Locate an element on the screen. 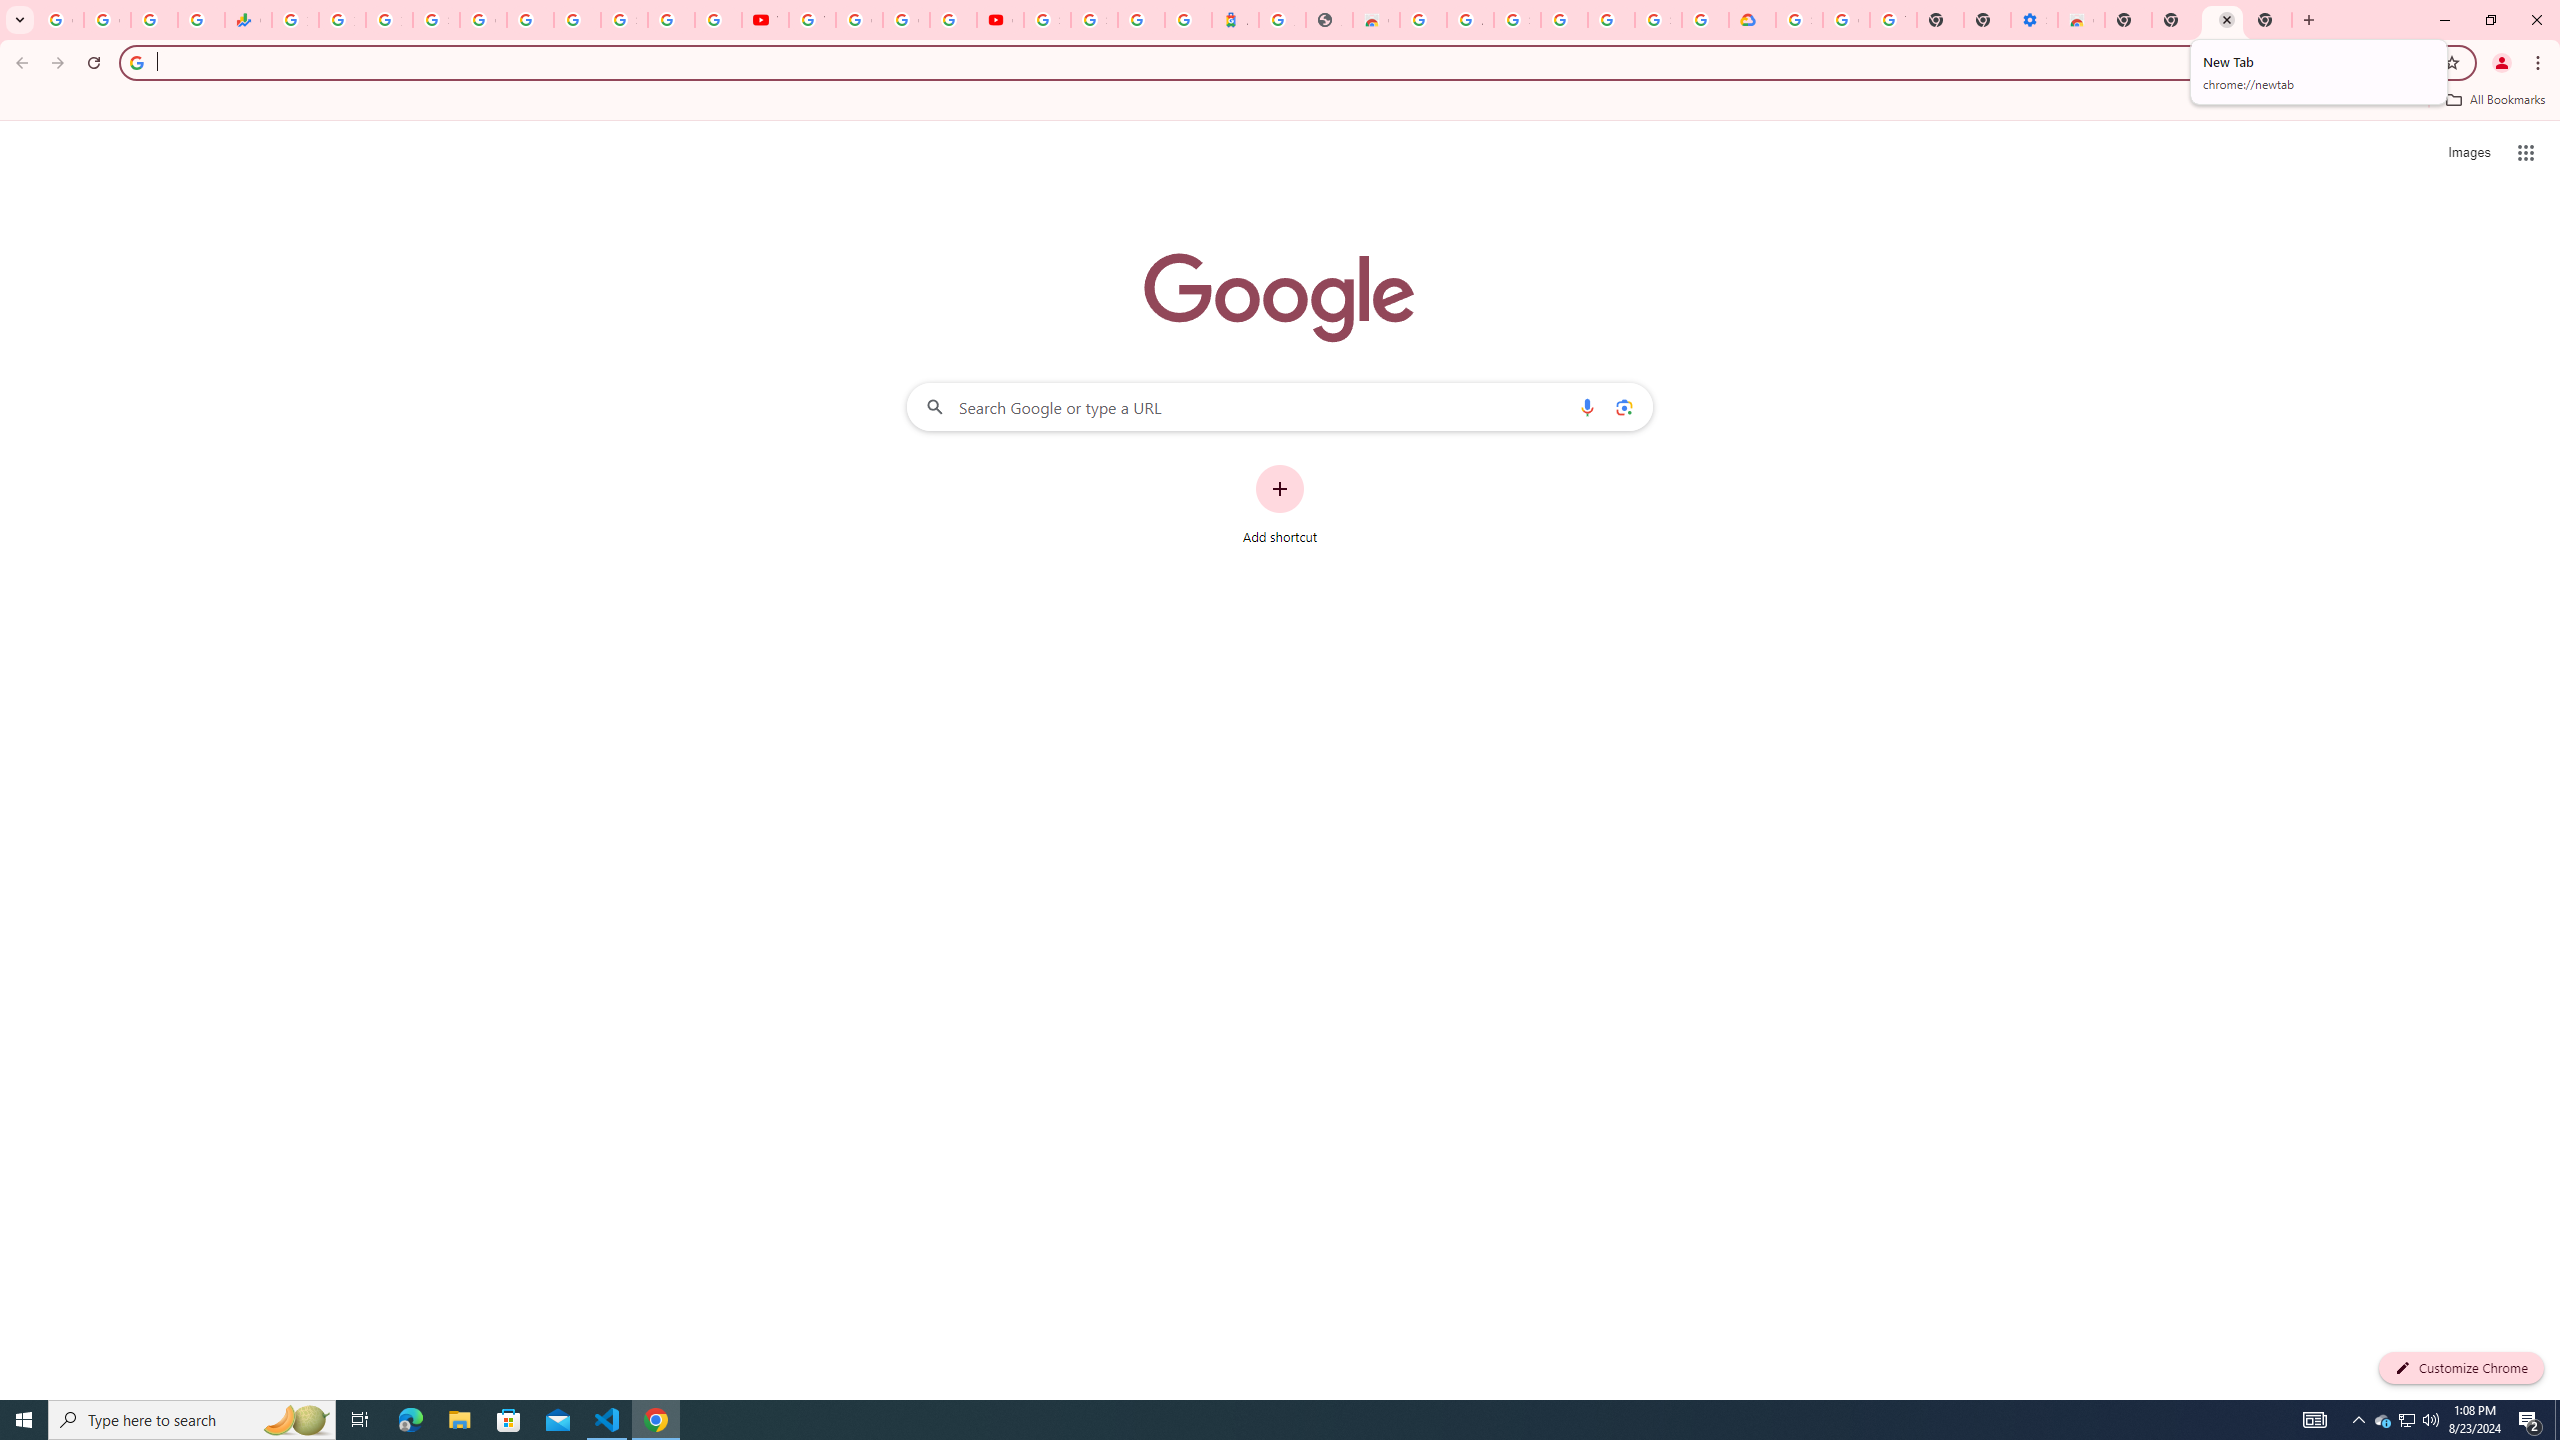 Image resolution: width=2560 pixels, height=1440 pixels. 'Chrome Web Store - Accessibility extensions' is located at coordinates (2080, 19).